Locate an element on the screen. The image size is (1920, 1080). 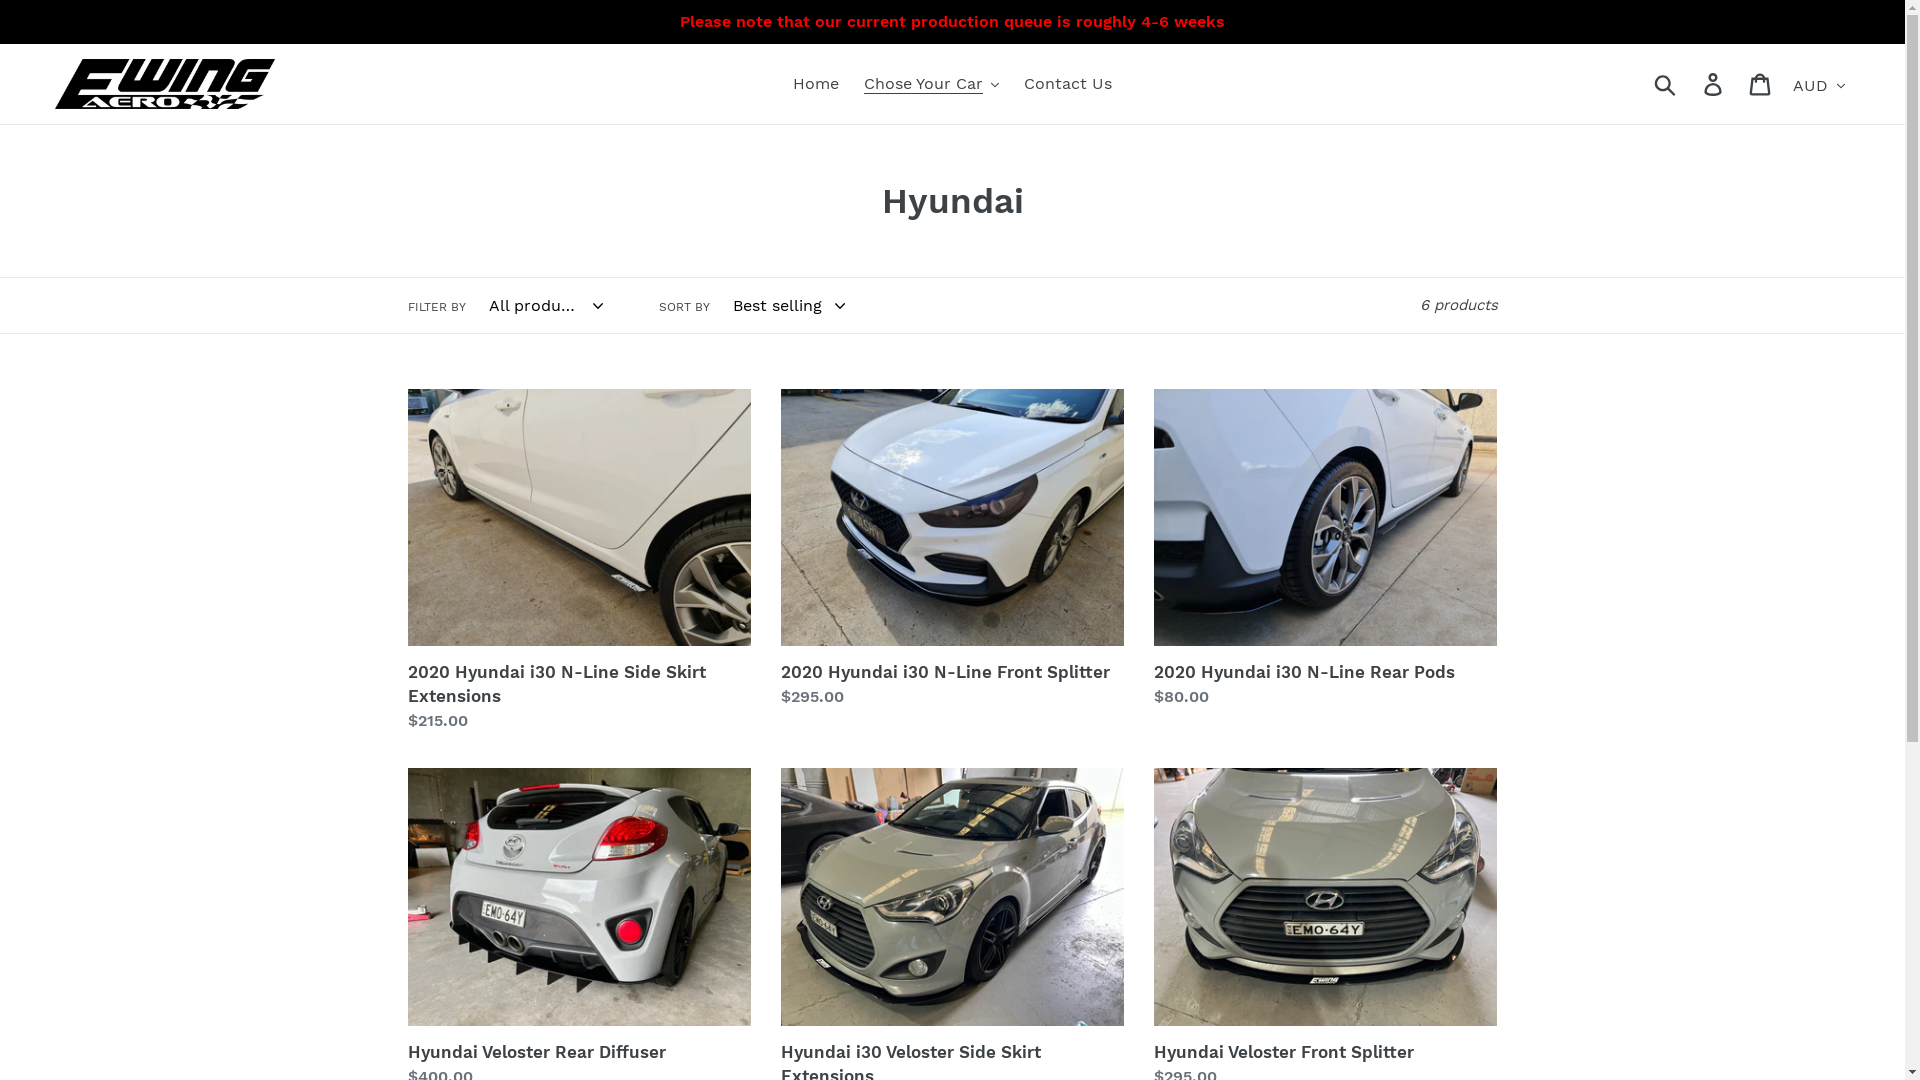
'Submit' is located at coordinates (1666, 83).